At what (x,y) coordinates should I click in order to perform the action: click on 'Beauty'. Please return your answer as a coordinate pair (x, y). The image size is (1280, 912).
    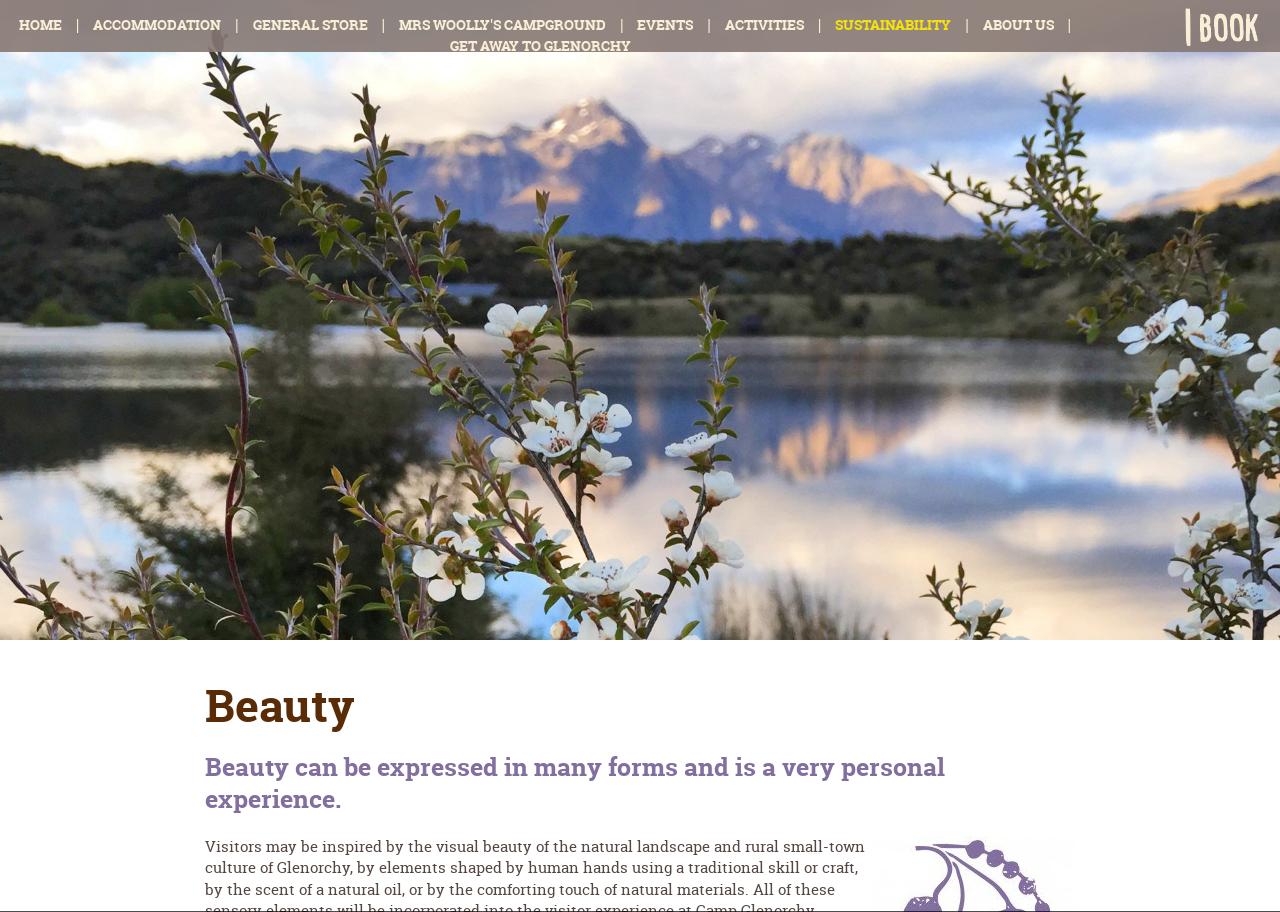
    Looking at the image, I should click on (279, 705).